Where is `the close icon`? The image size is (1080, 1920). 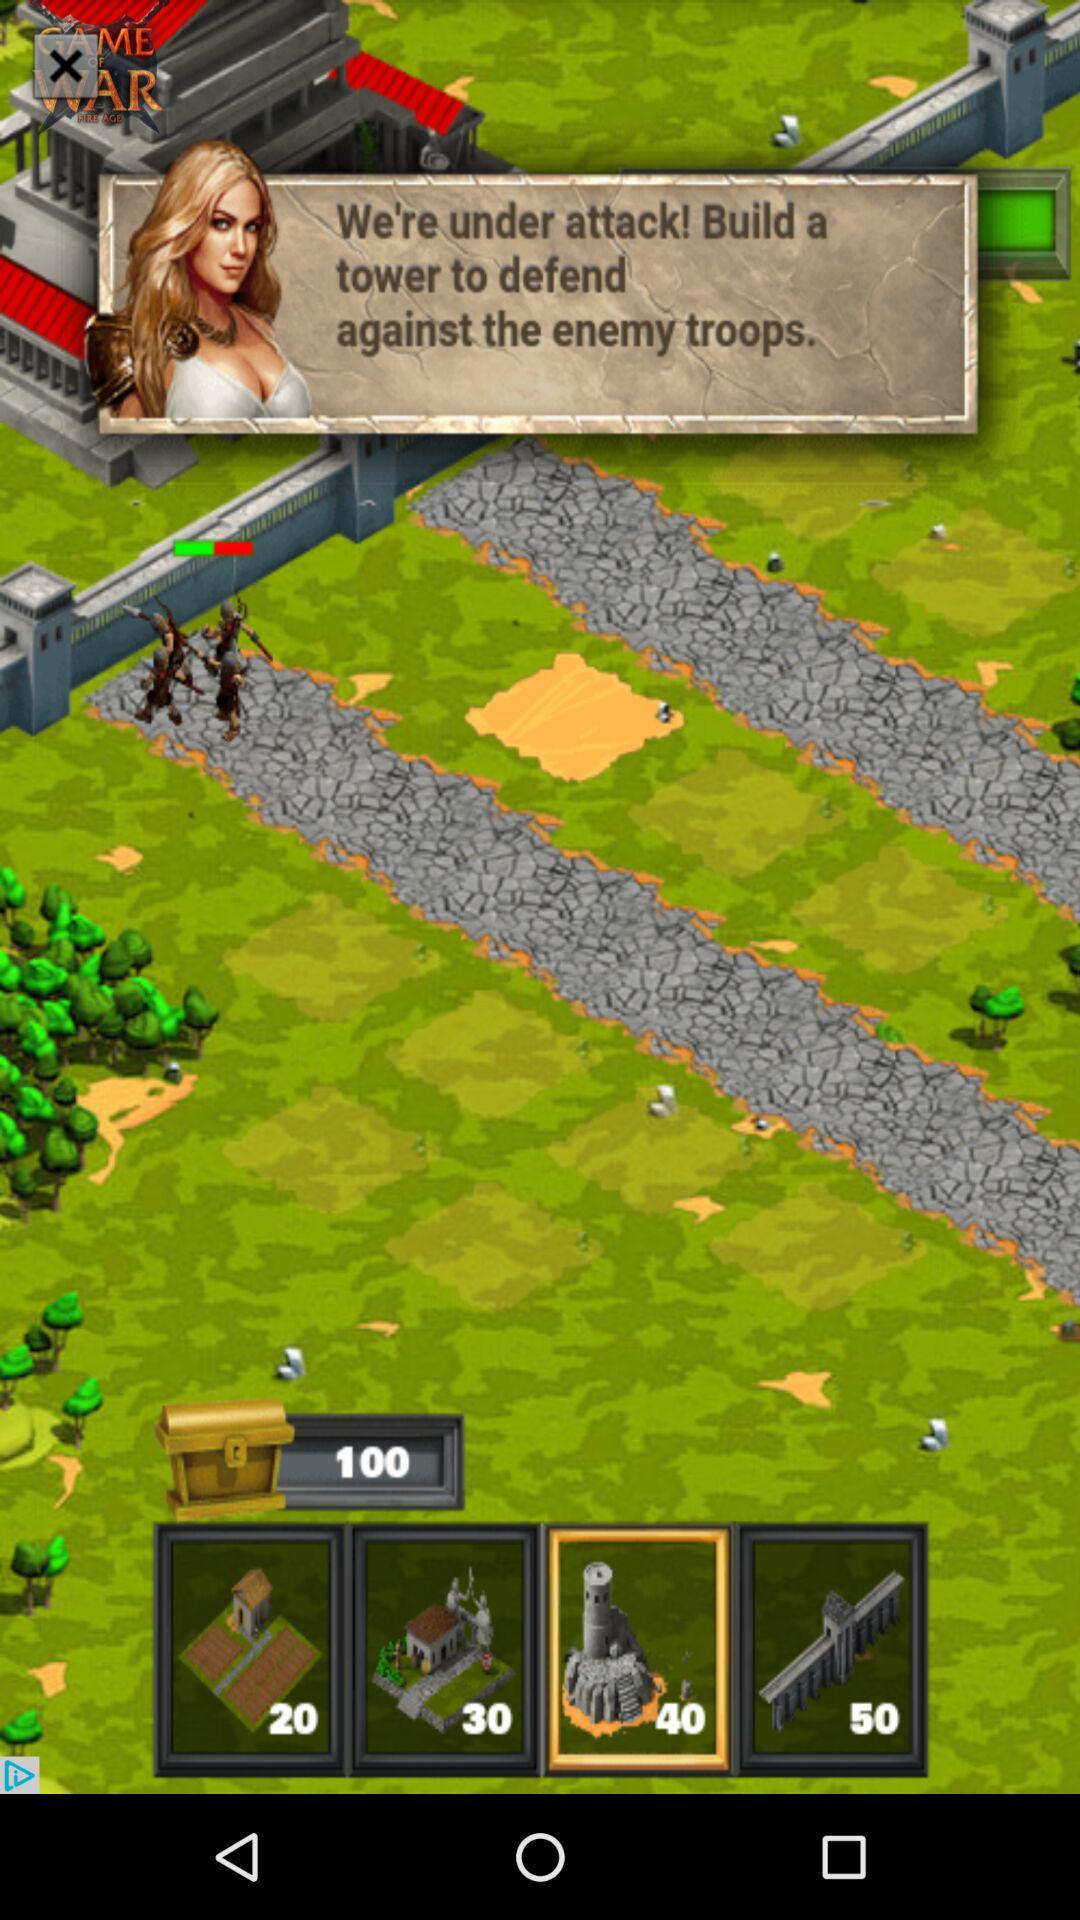 the close icon is located at coordinates (91, 97).